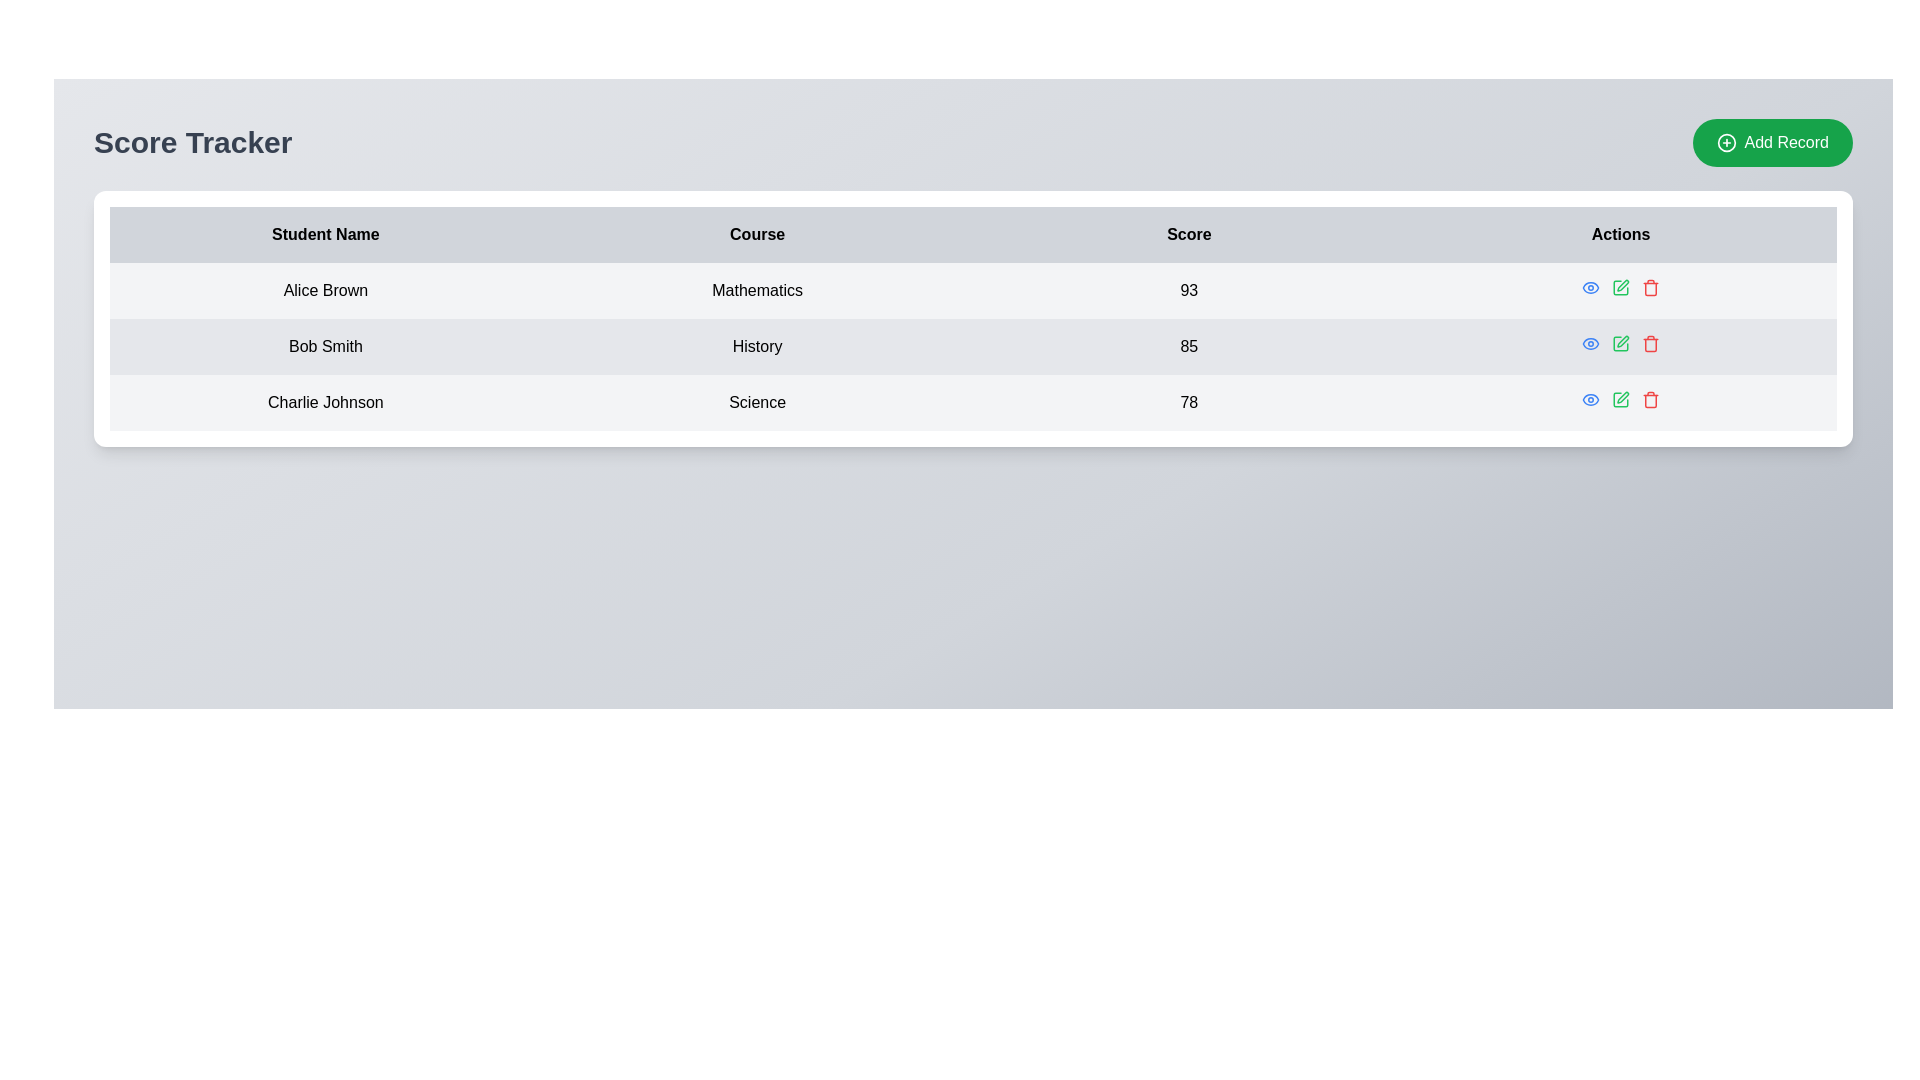  What do you see at coordinates (1651, 400) in the screenshot?
I see `the delete button located in the third row of the table under the 'Actions' column, which is the third icon following a blue eye icon and a green pencil icon` at bounding box center [1651, 400].